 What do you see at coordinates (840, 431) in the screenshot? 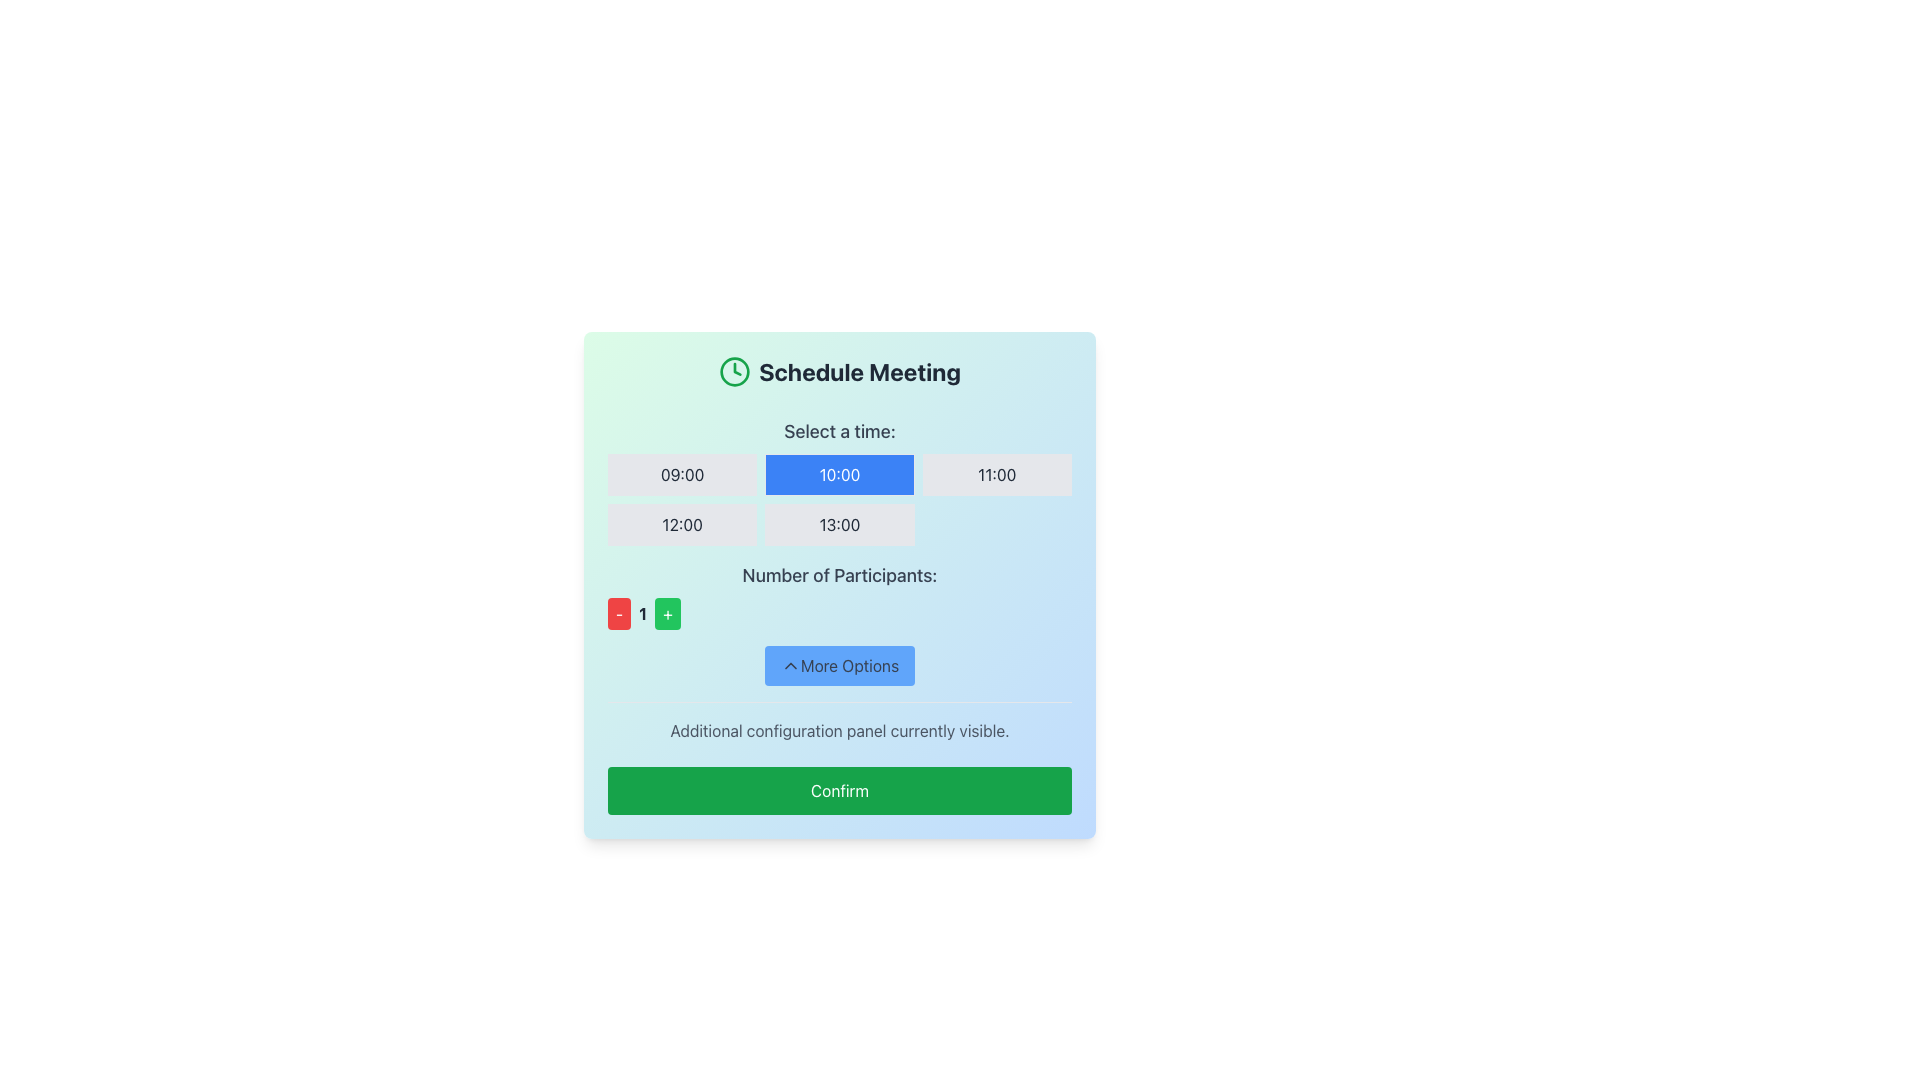
I see `the Text Label that instructs users to choose a time from the options below, located at the top of the time selection group` at bounding box center [840, 431].